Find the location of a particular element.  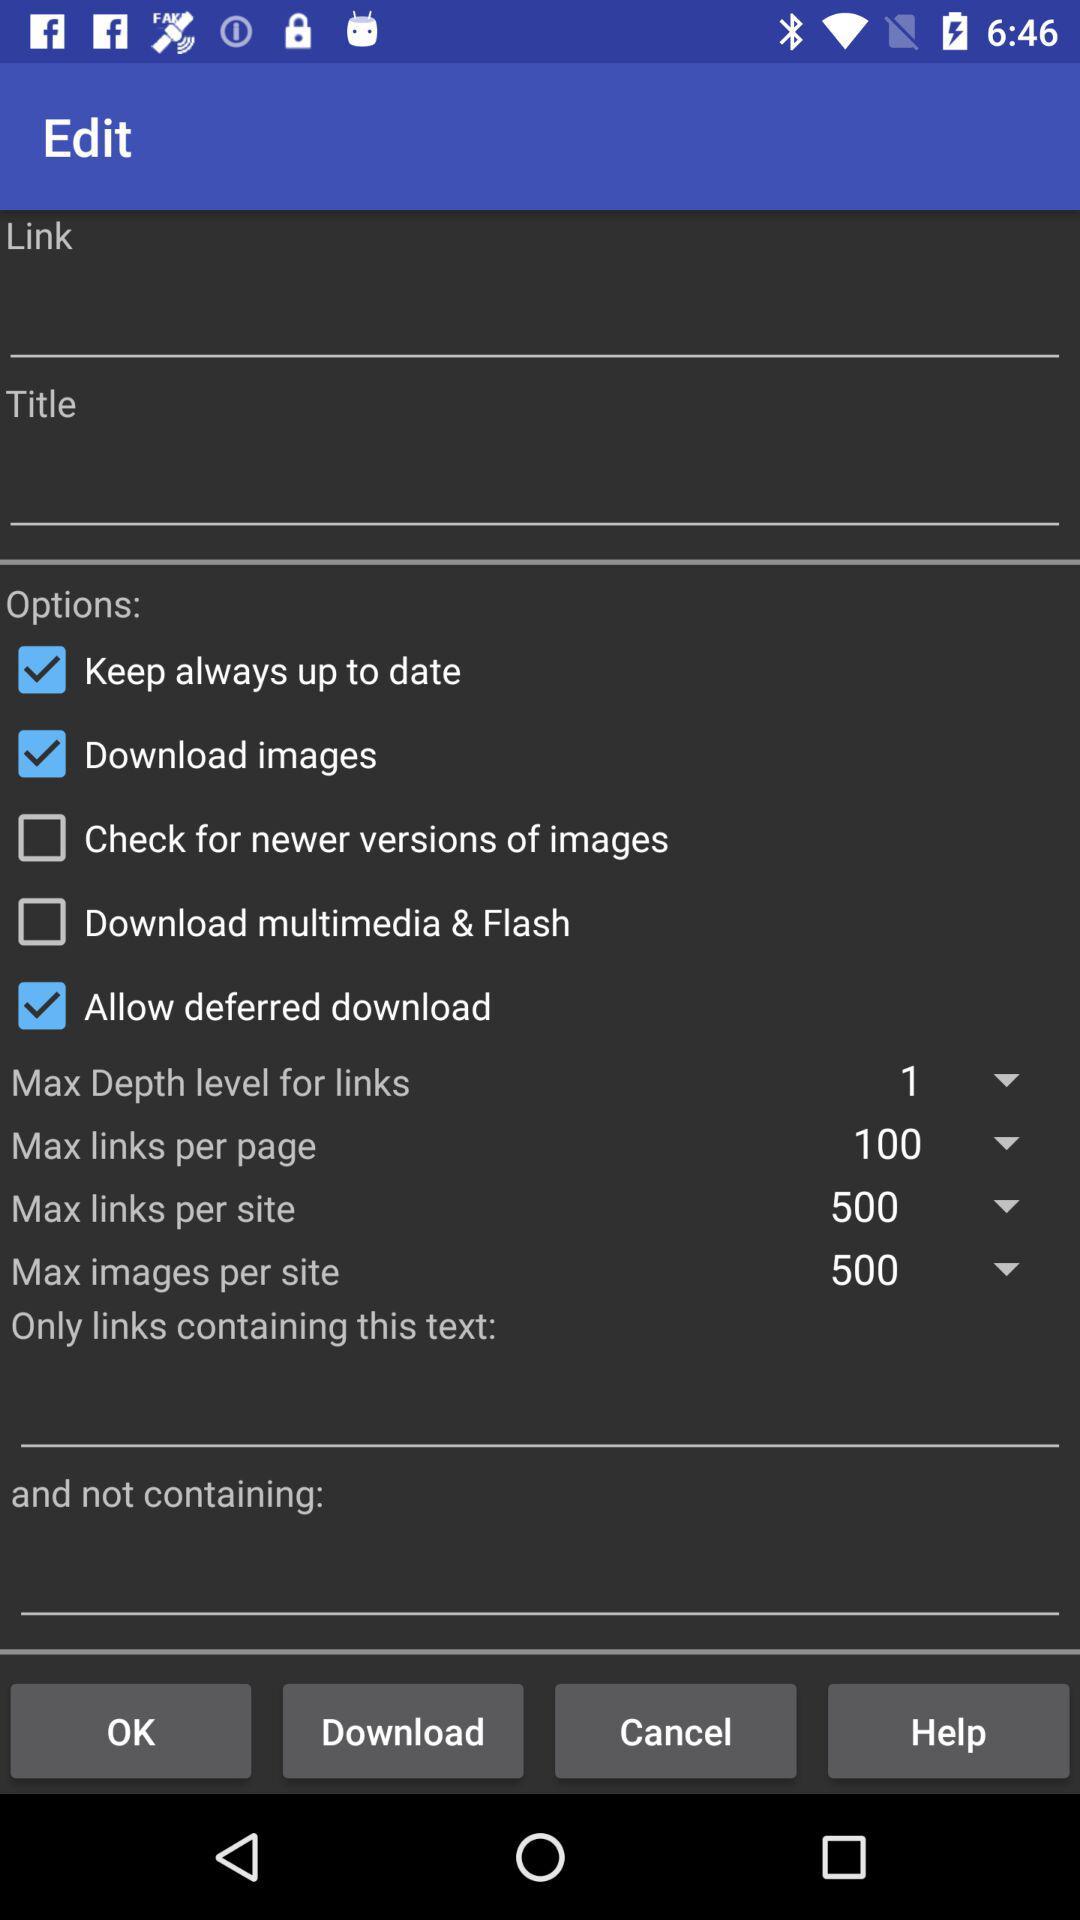

help button is located at coordinates (947, 1730).